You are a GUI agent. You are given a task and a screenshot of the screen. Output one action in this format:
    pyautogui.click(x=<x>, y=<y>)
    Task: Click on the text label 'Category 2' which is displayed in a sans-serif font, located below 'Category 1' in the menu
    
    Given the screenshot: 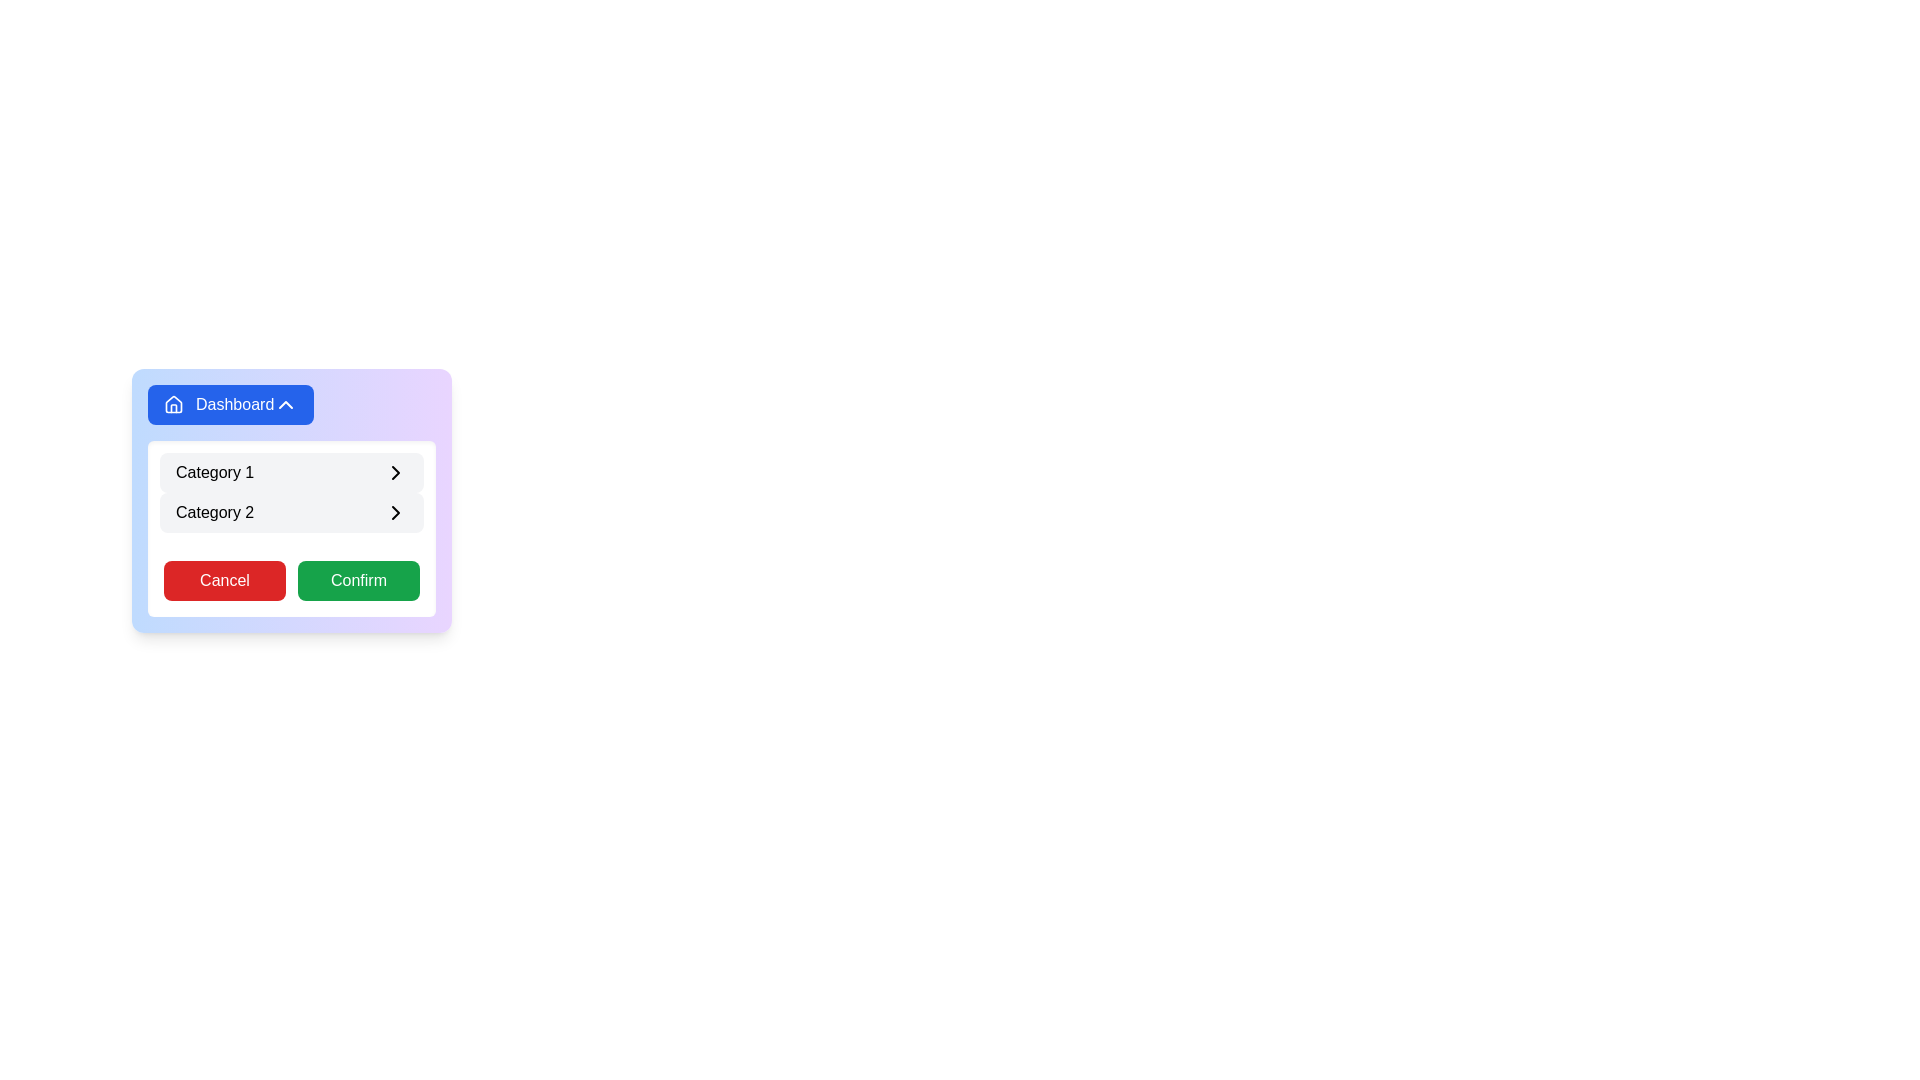 What is the action you would take?
    pyautogui.click(x=215, y=512)
    